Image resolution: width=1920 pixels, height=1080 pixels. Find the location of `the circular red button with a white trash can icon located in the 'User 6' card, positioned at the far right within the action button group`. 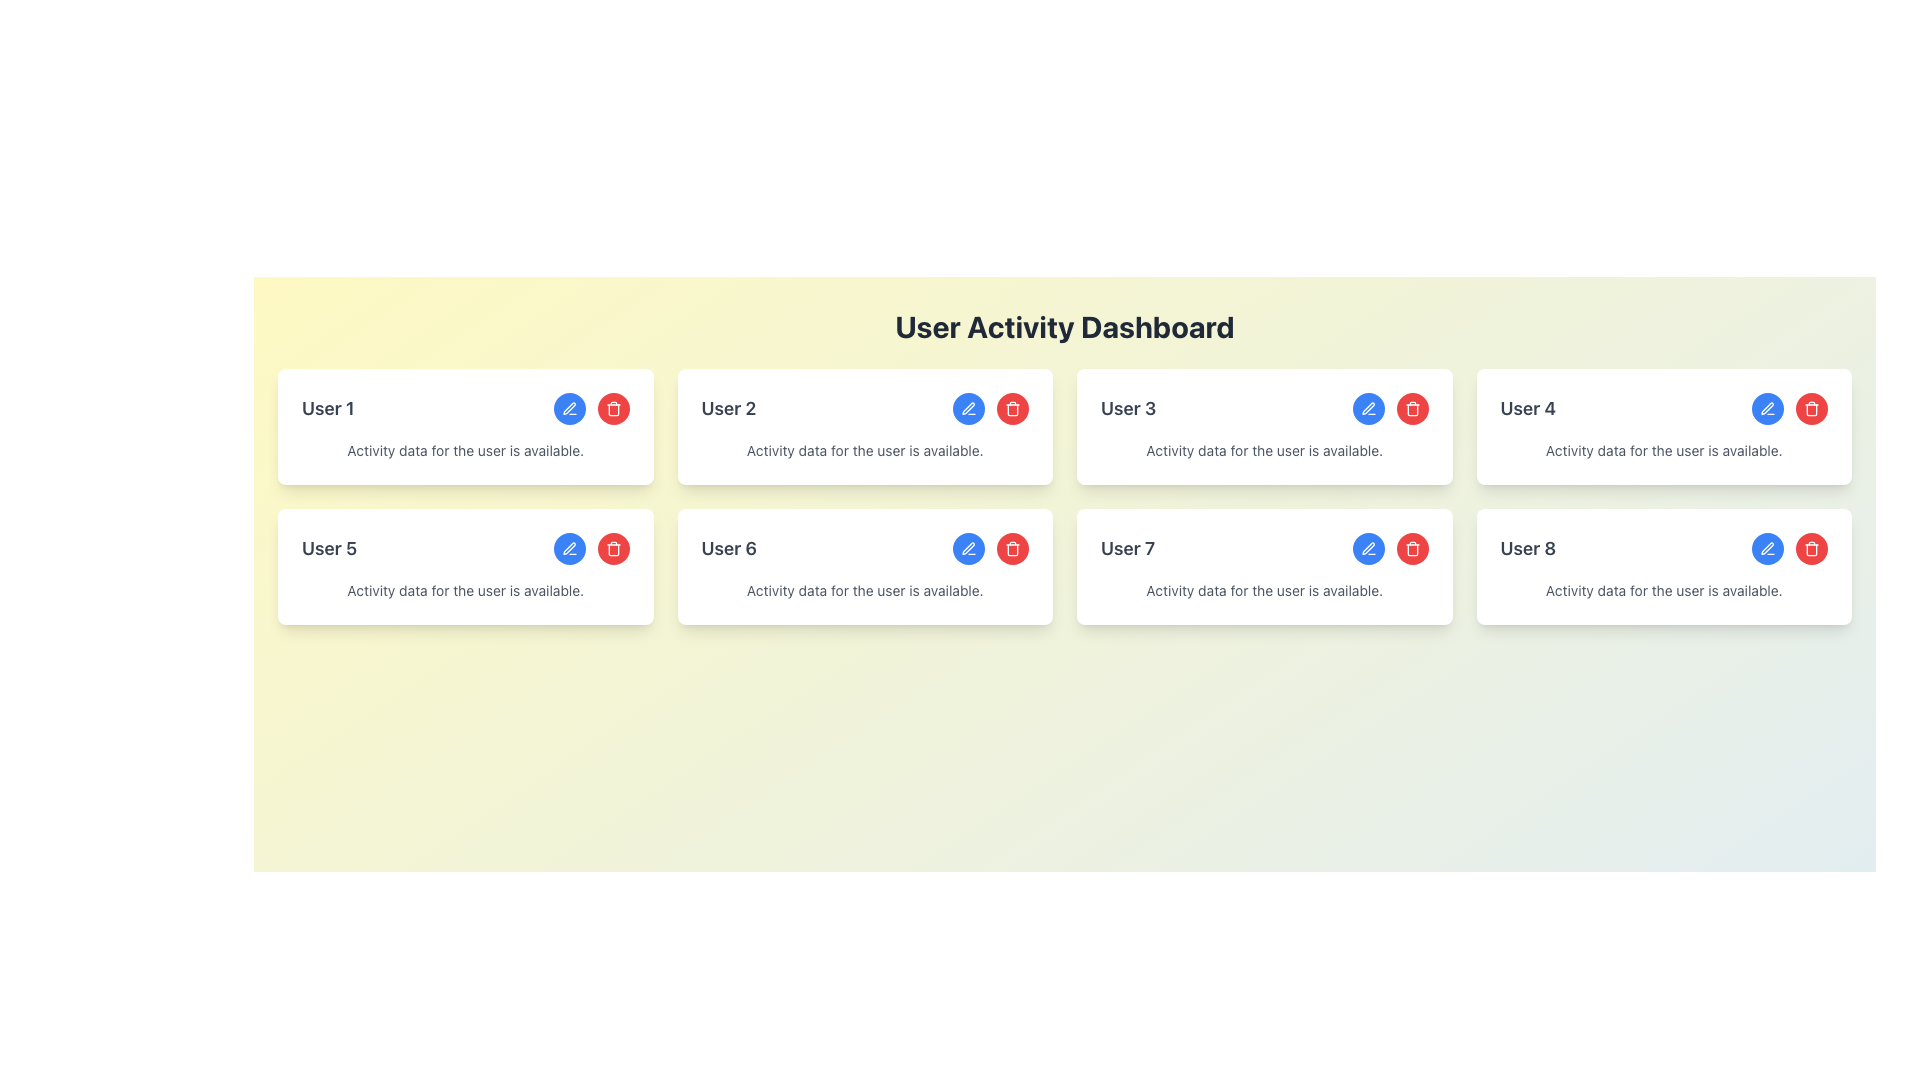

the circular red button with a white trash can icon located in the 'User 6' card, positioned at the far right within the action button group is located at coordinates (1012, 548).